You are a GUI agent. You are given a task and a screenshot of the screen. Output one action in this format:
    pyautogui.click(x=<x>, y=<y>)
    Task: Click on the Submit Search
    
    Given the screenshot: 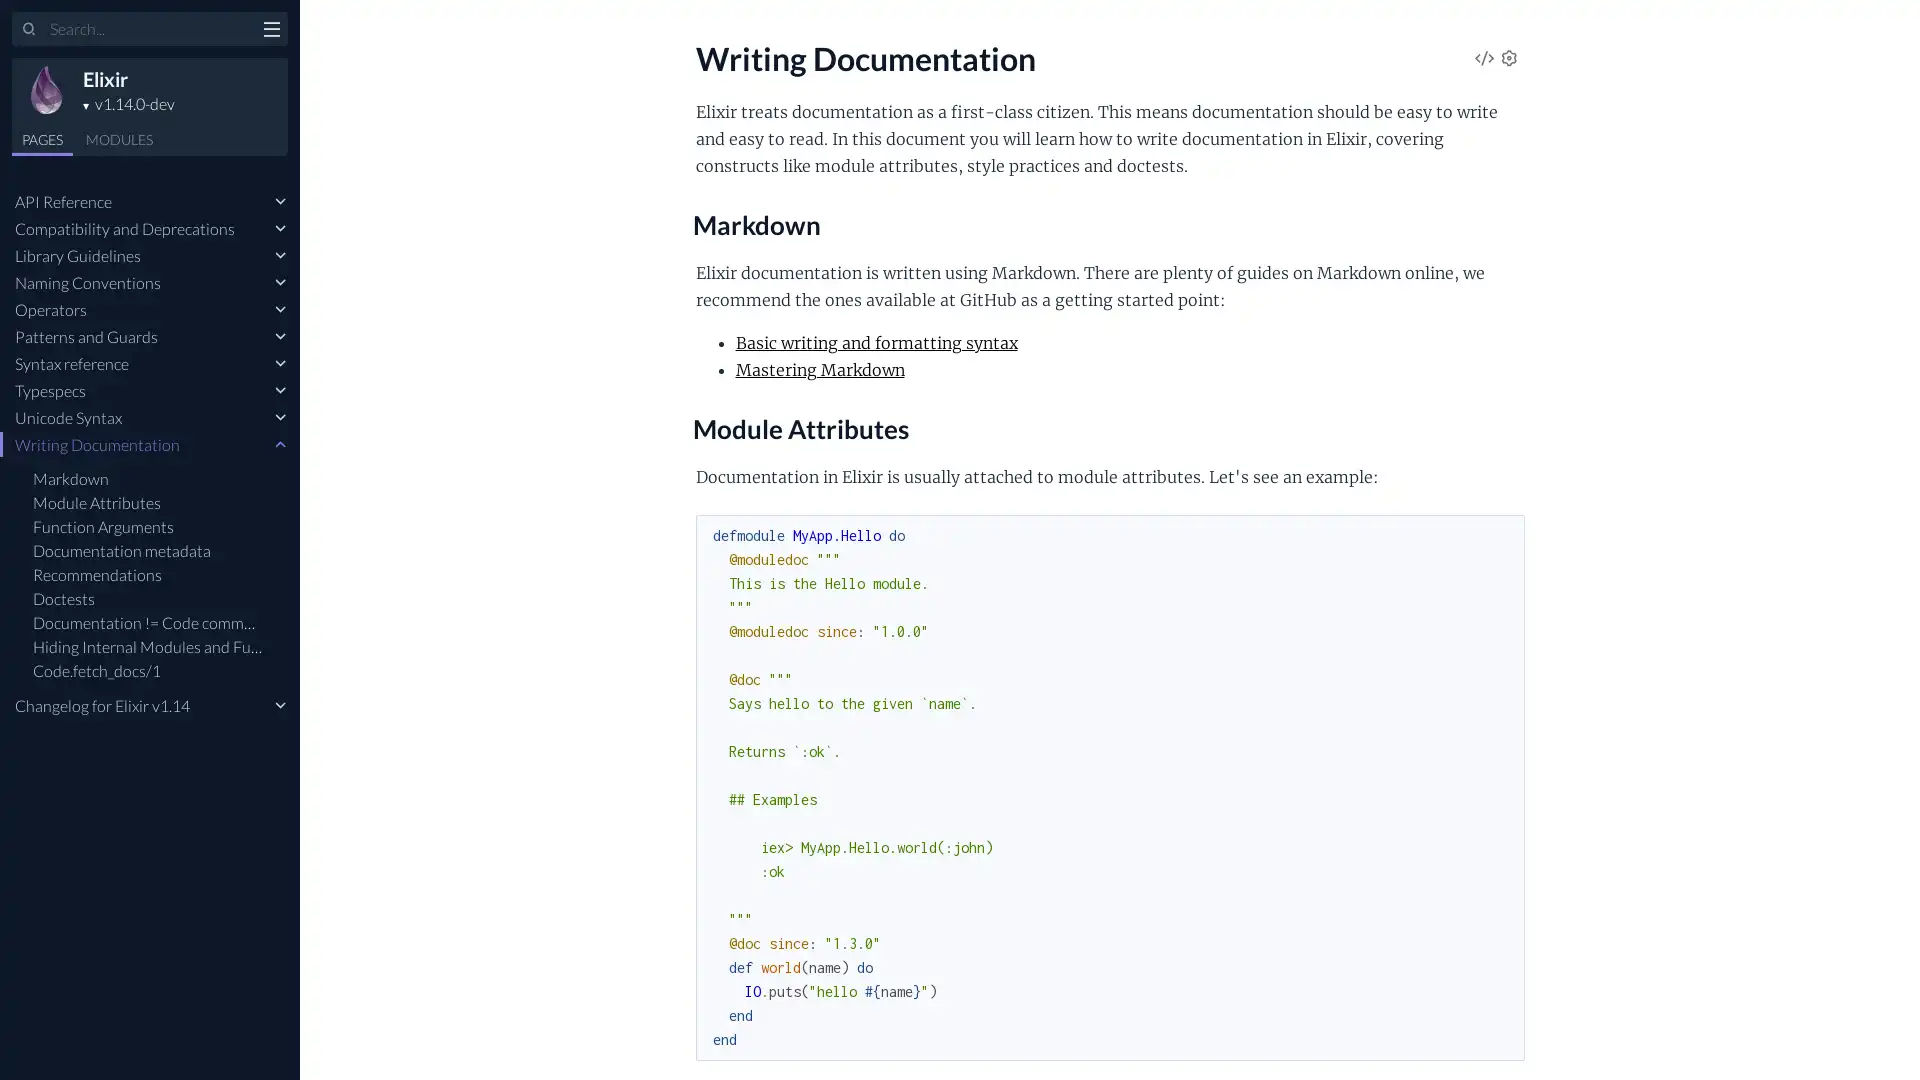 What is the action you would take?
    pyautogui.click(x=29, y=30)
    